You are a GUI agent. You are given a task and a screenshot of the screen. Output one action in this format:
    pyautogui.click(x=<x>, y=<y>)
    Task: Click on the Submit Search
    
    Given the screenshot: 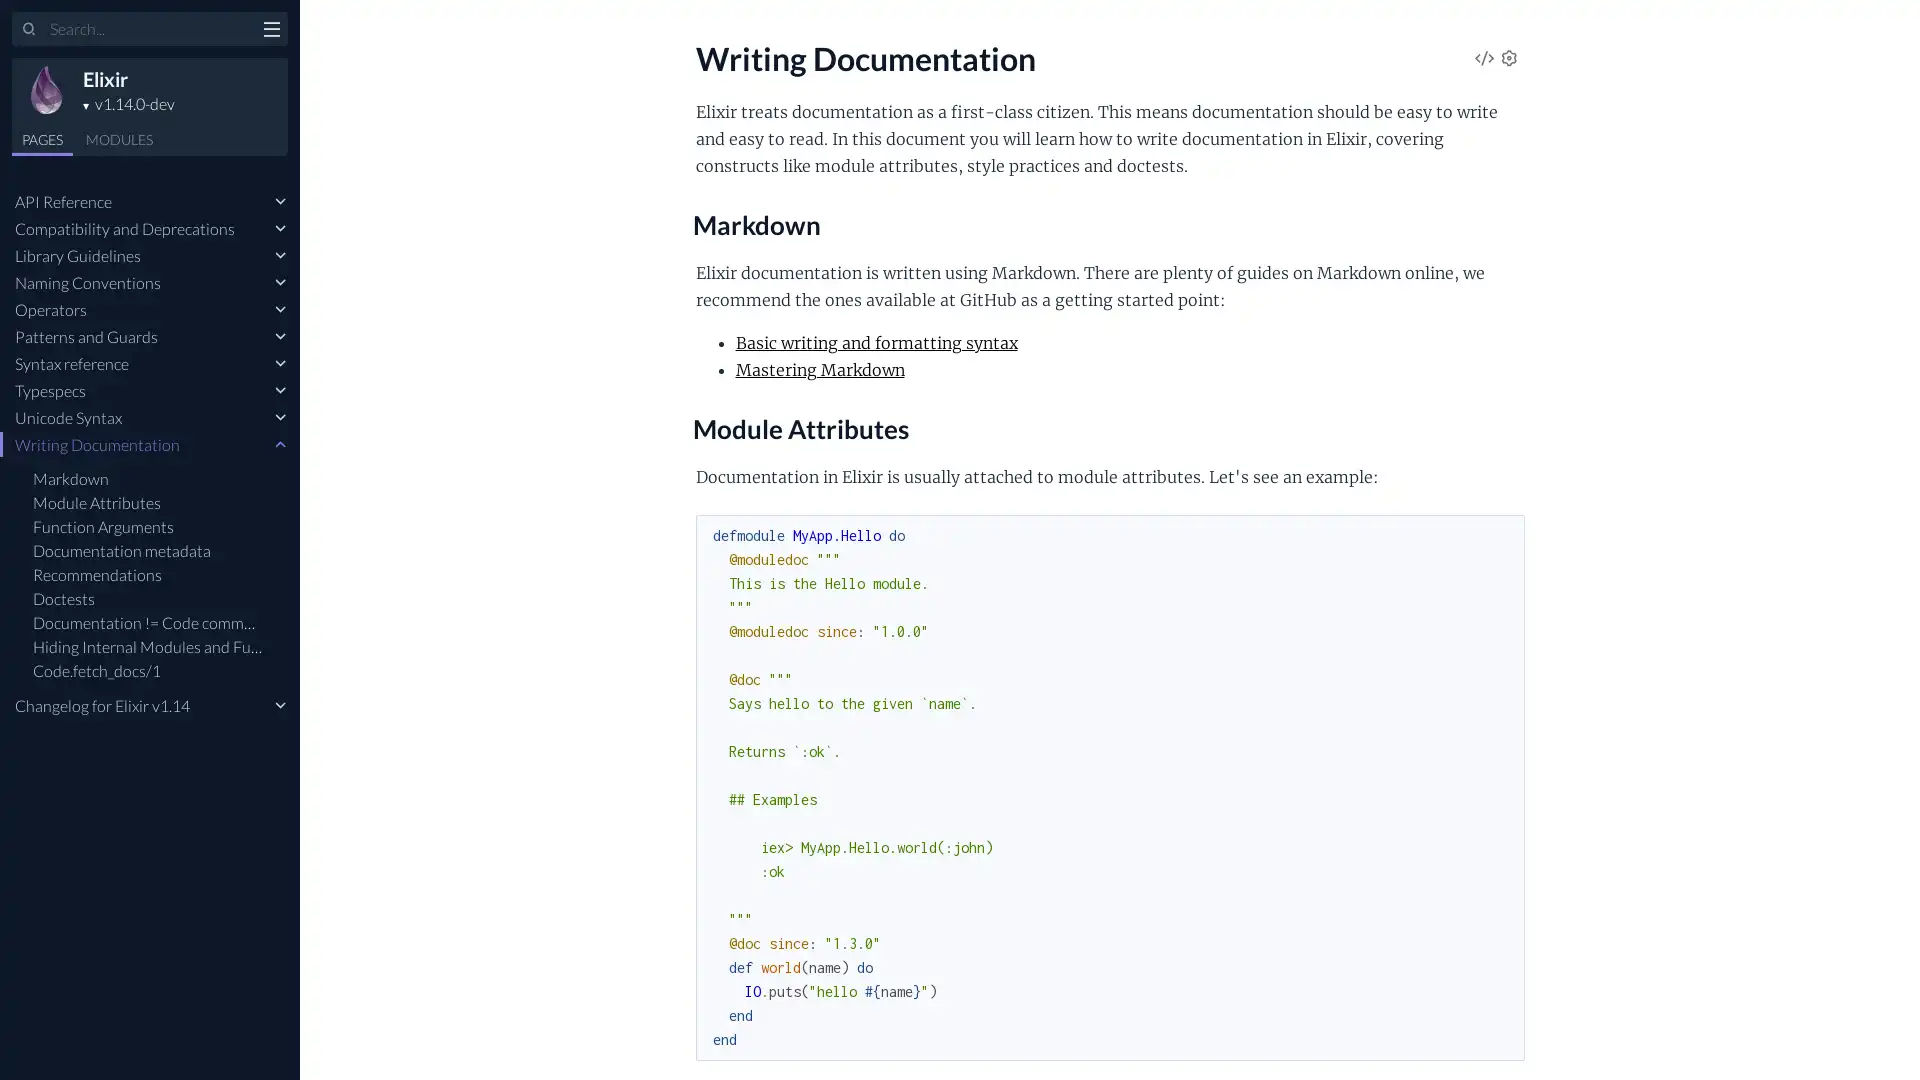 What is the action you would take?
    pyautogui.click(x=29, y=30)
    